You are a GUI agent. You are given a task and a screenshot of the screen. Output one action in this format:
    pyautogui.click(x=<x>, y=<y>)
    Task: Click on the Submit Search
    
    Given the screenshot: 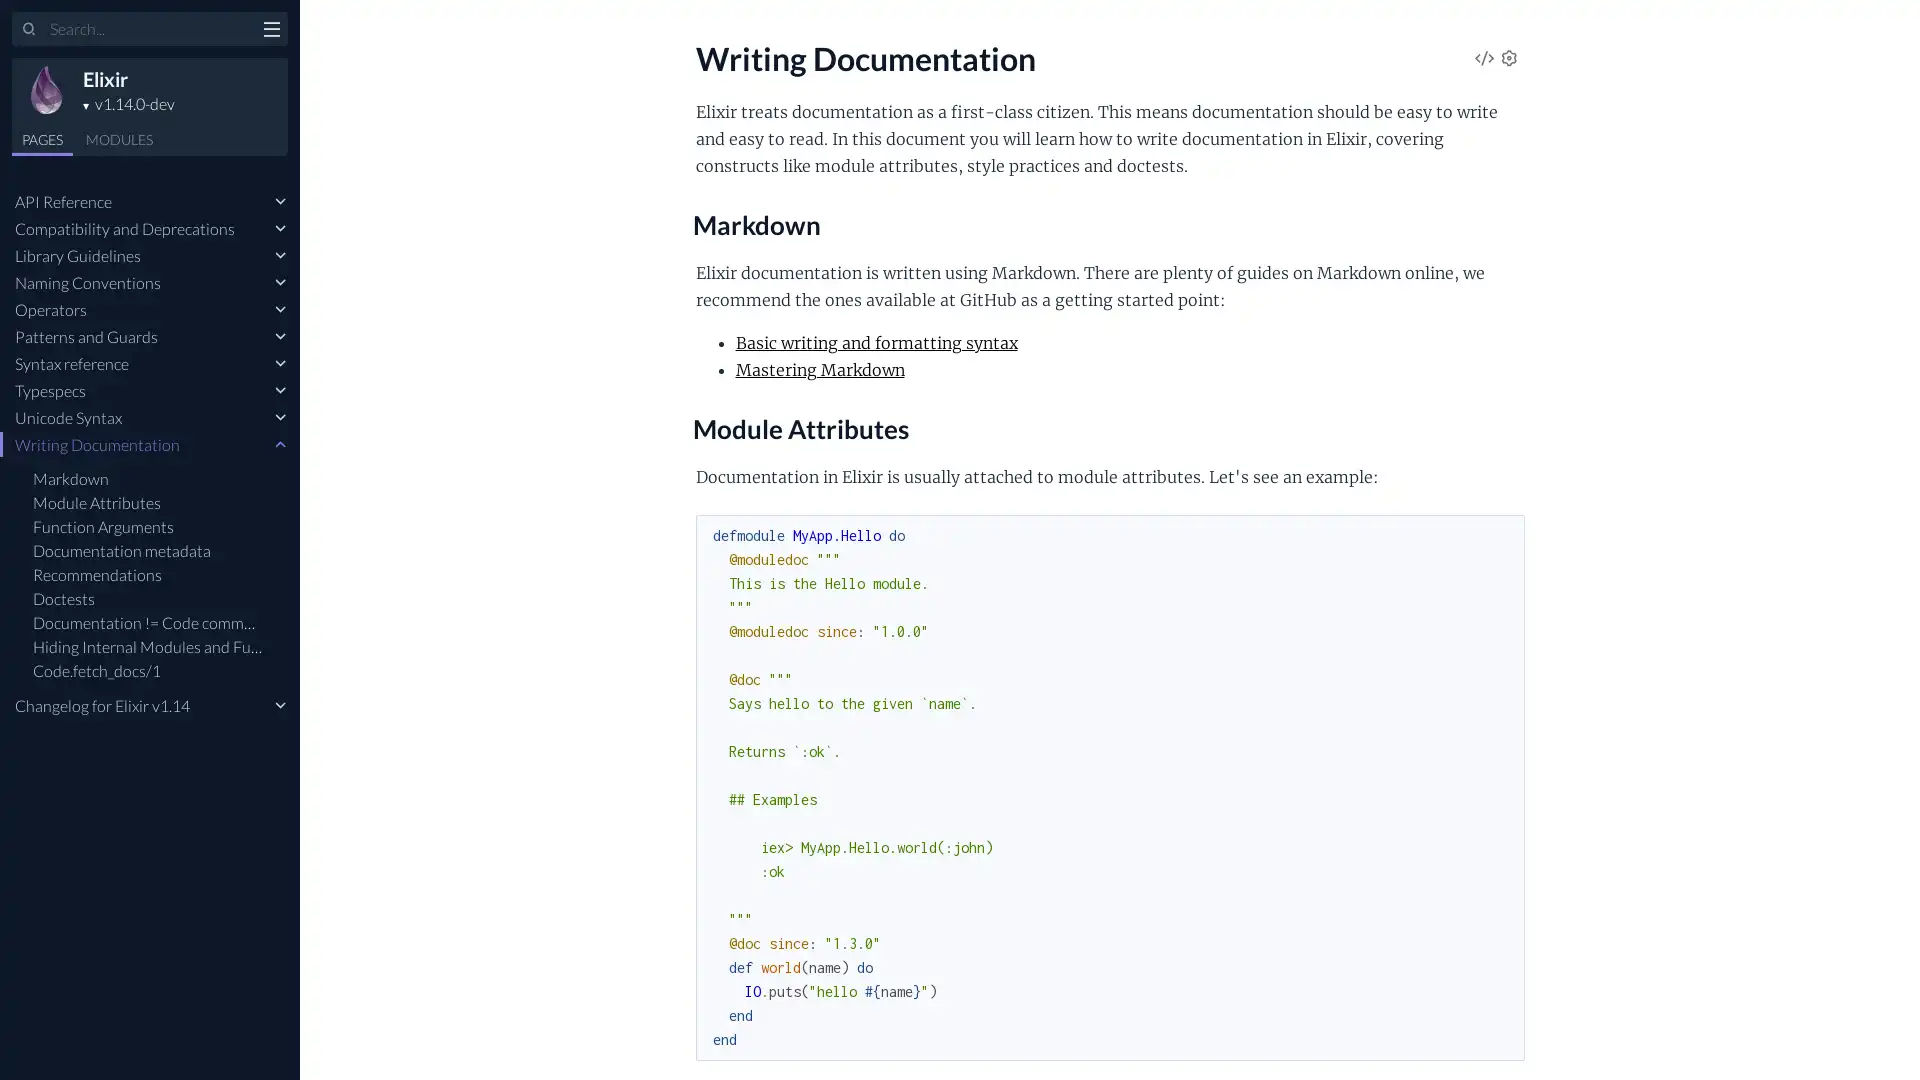 What is the action you would take?
    pyautogui.click(x=29, y=30)
    